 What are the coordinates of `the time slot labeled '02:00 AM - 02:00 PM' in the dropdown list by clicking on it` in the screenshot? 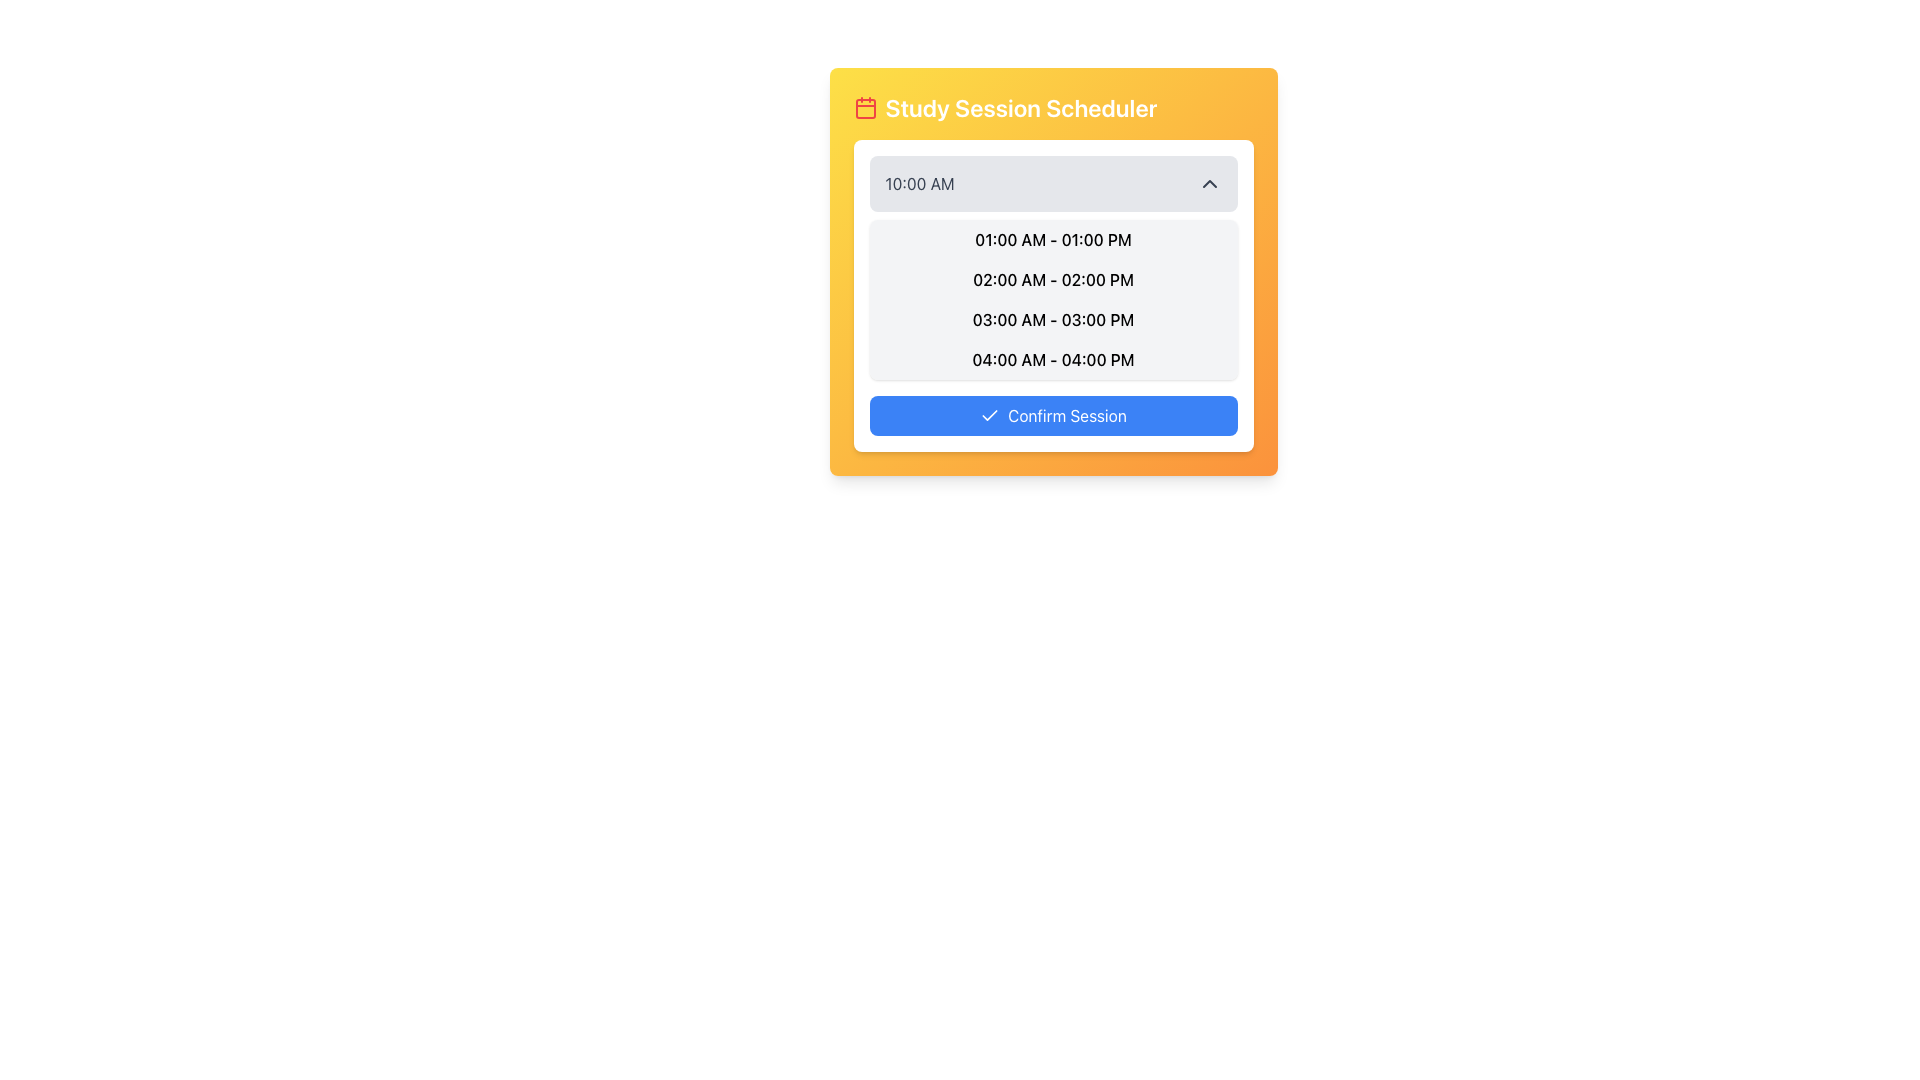 It's located at (1052, 280).